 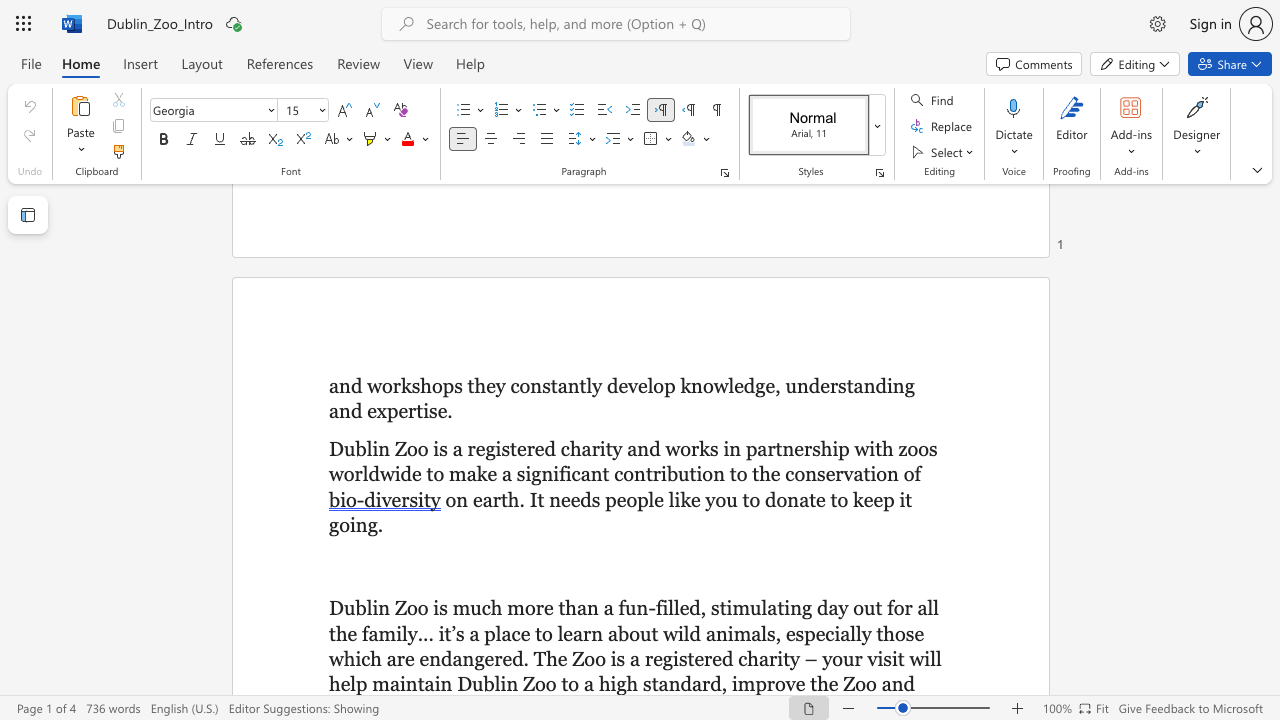 What do you see at coordinates (582, 633) in the screenshot?
I see `the subset text "rn about wild animals, especially those which are endangered. The Zoo is a r" within the text "a place to learn about wild animals, especially those which are endangered. The Zoo is a registered charity – your visit will help"` at bounding box center [582, 633].